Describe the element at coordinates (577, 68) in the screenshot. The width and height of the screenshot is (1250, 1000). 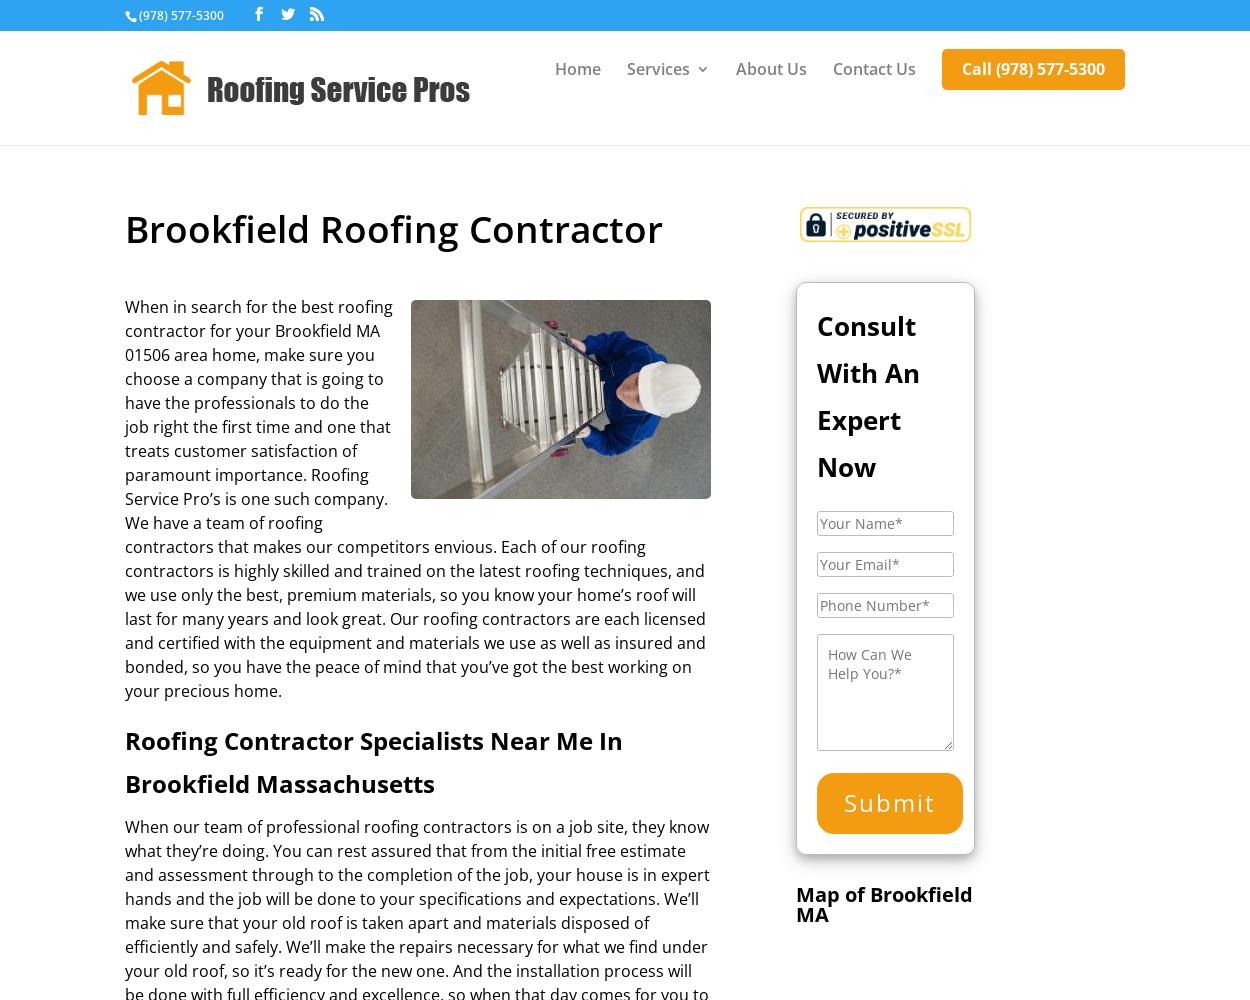
I see `'Home'` at that location.